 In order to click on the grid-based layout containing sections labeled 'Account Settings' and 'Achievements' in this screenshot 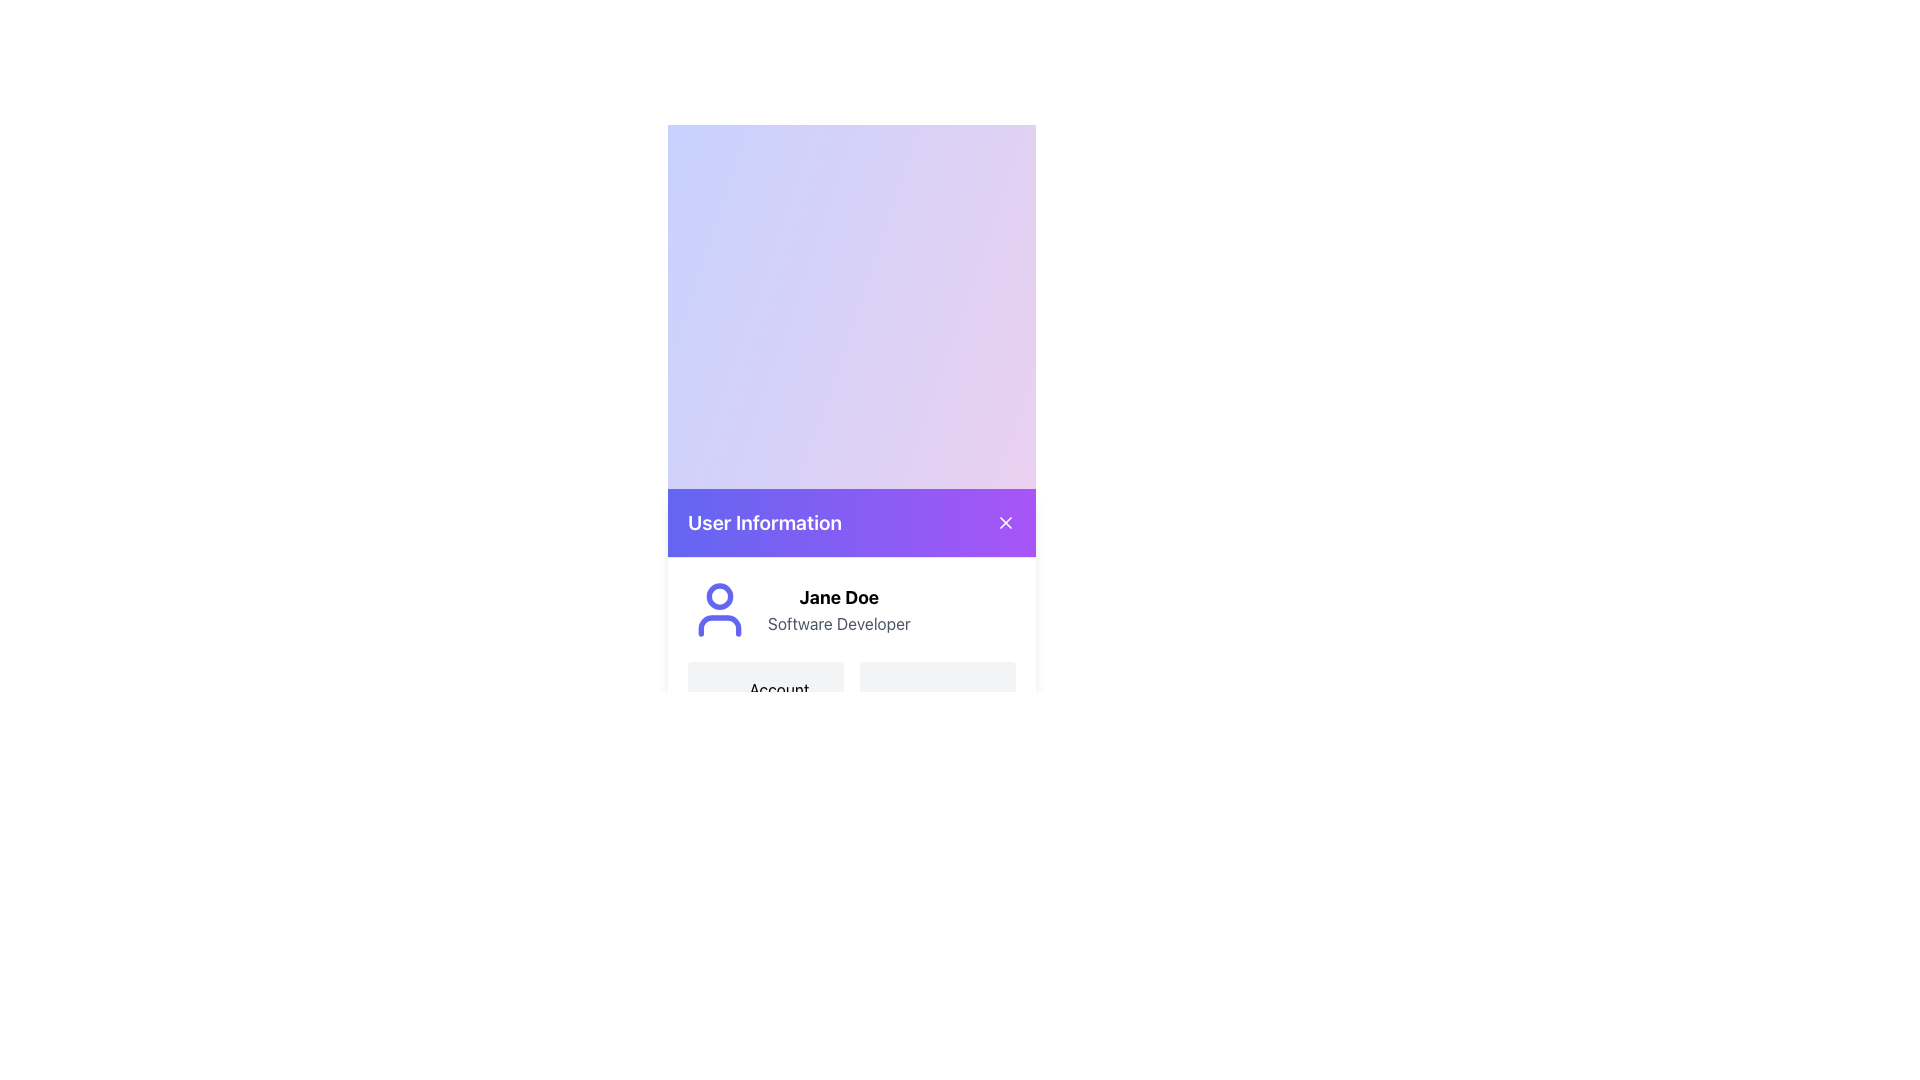, I will do `click(851, 700)`.